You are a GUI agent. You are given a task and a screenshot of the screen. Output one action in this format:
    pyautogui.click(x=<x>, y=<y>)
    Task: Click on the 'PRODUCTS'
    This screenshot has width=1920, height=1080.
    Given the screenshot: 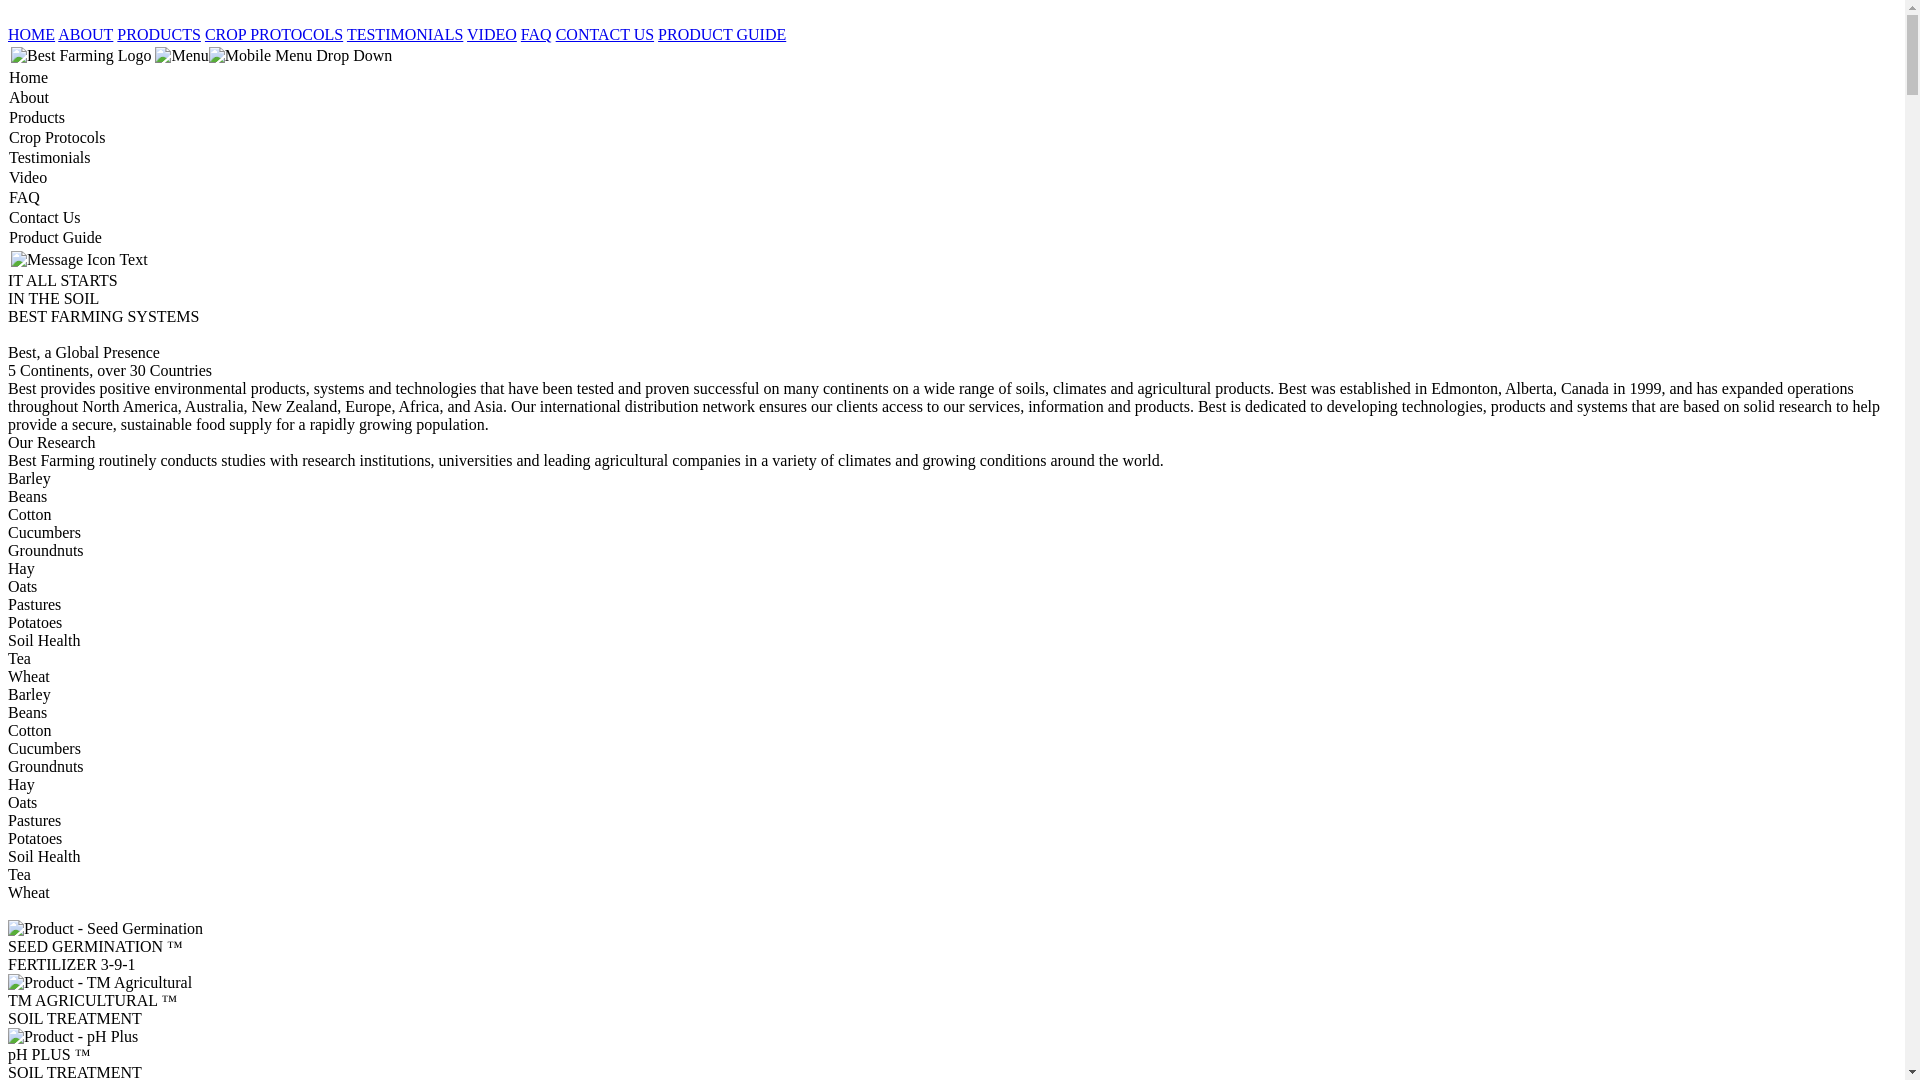 What is the action you would take?
    pyautogui.click(x=157, y=34)
    